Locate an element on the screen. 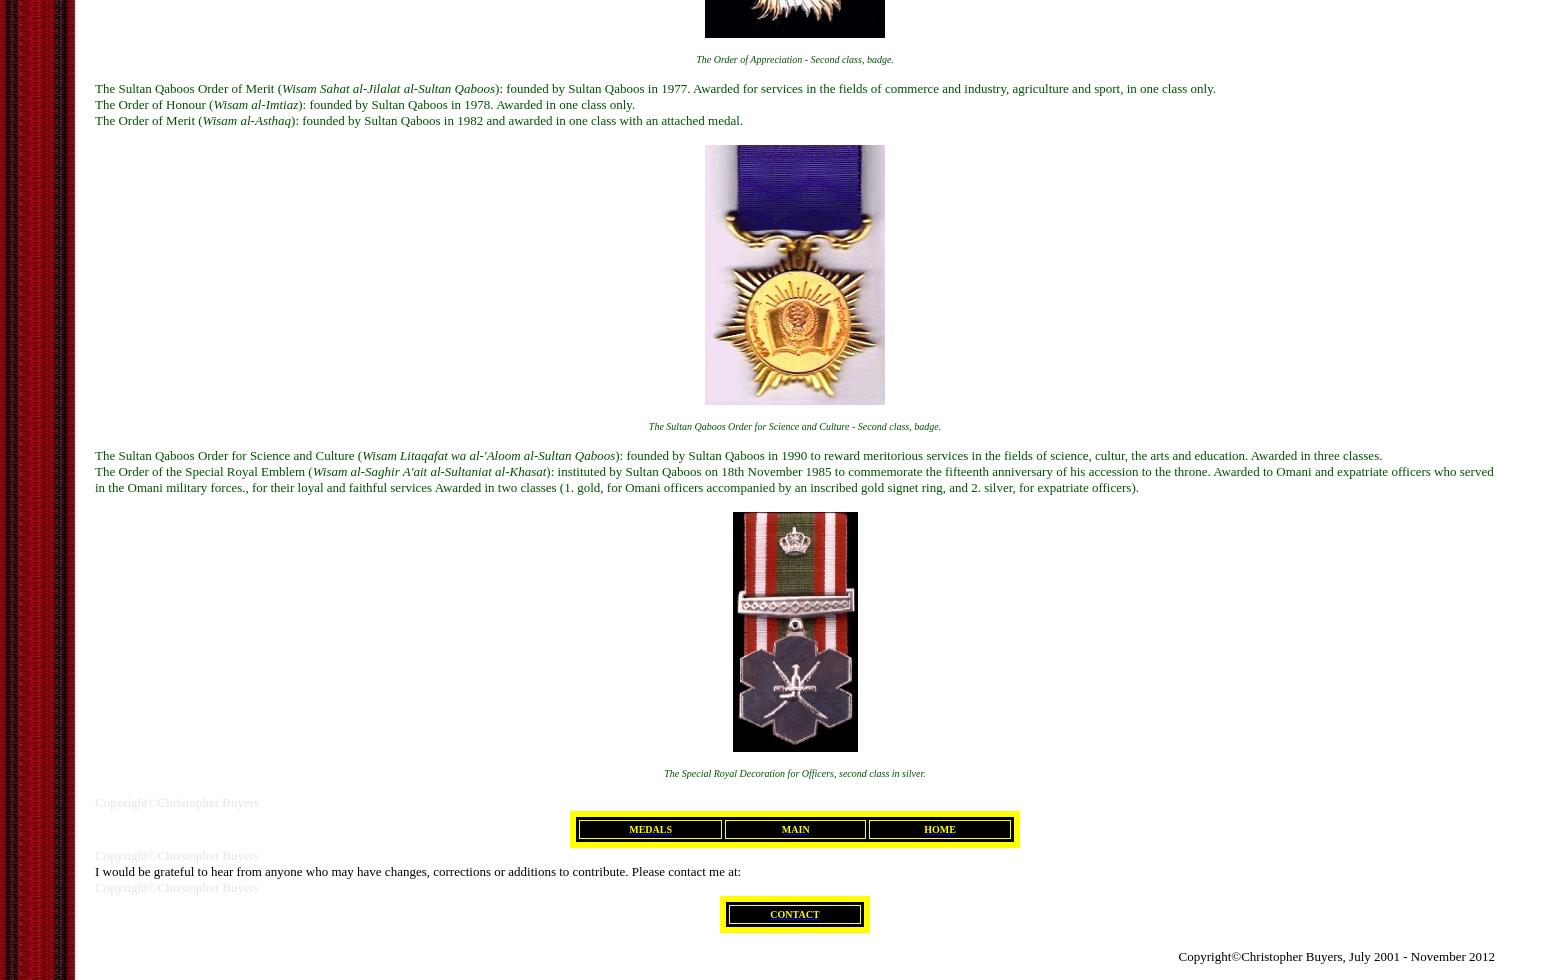  'The Order of Honour (' is located at coordinates (95, 103).